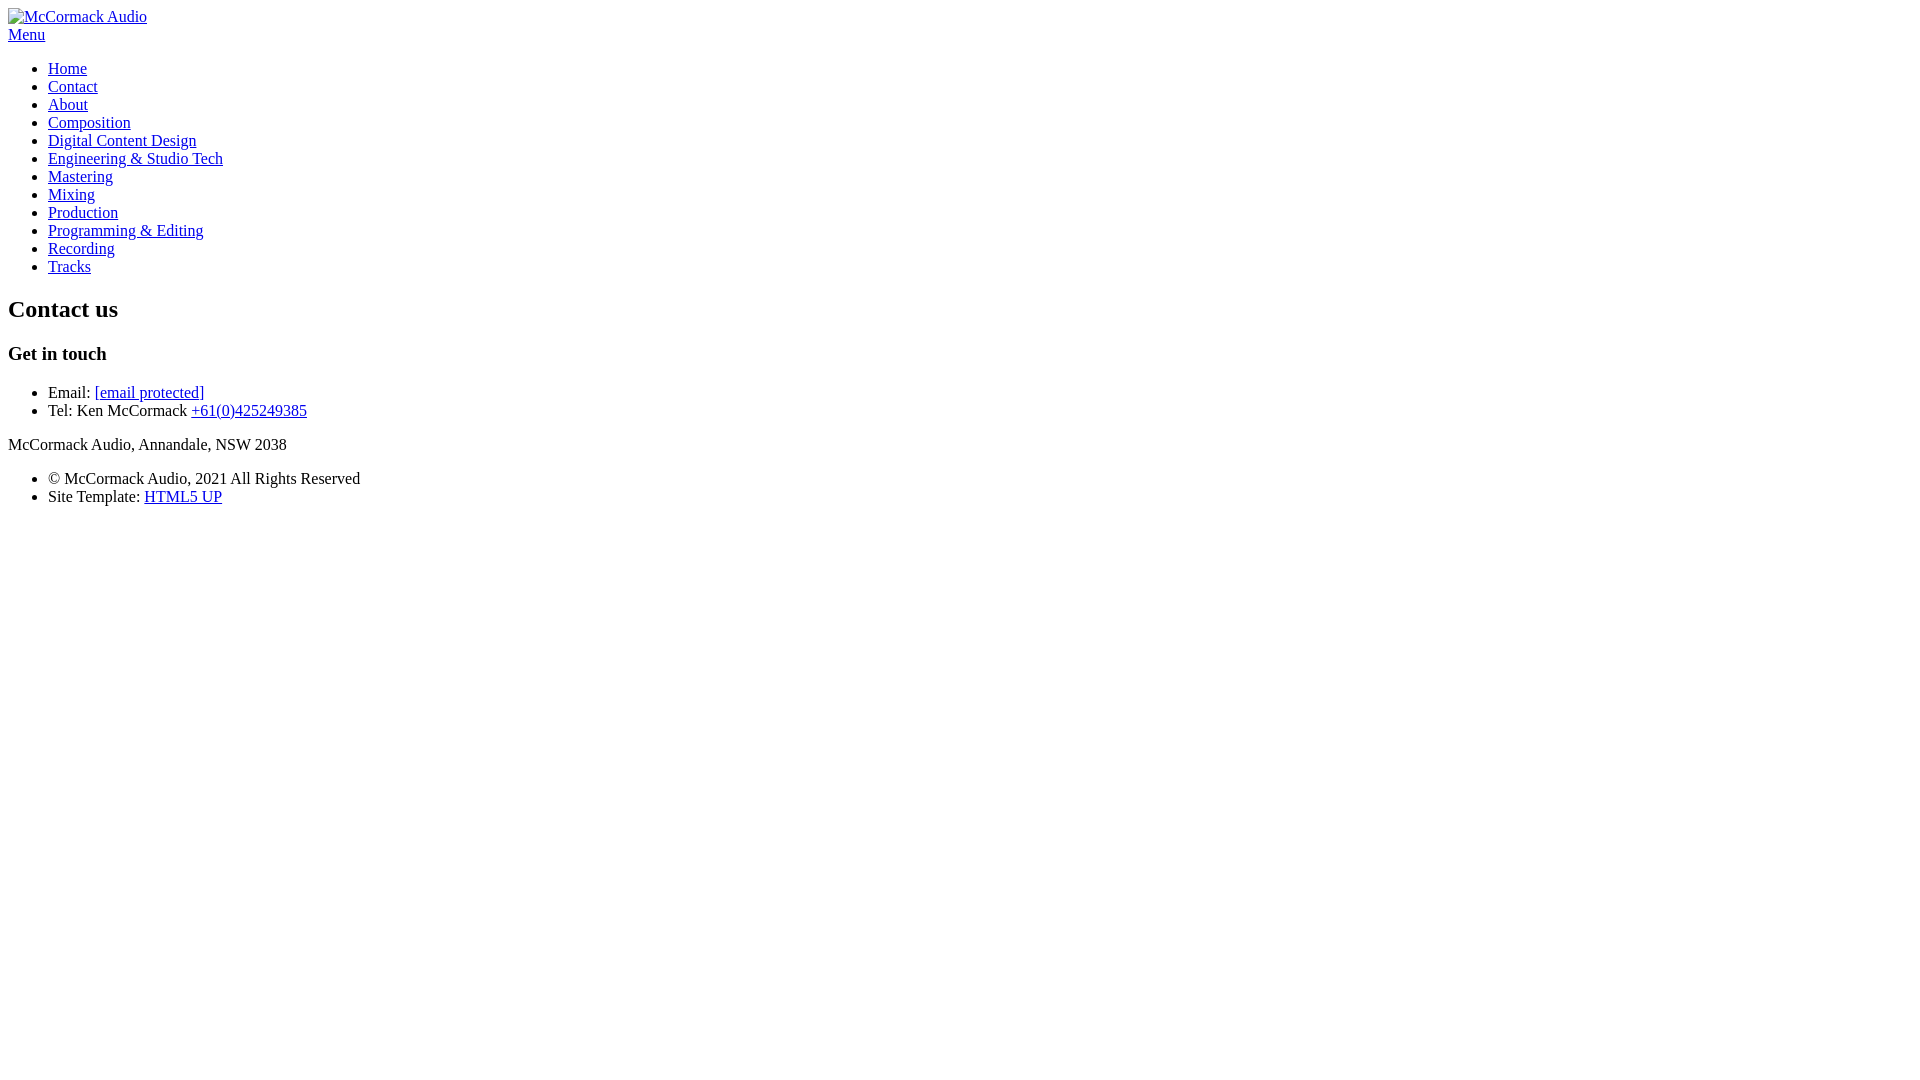 This screenshot has width=1920, height=1080. Describe the element at coordinates (8, 34) in the screenshot. I see `'Menu'` at that location.